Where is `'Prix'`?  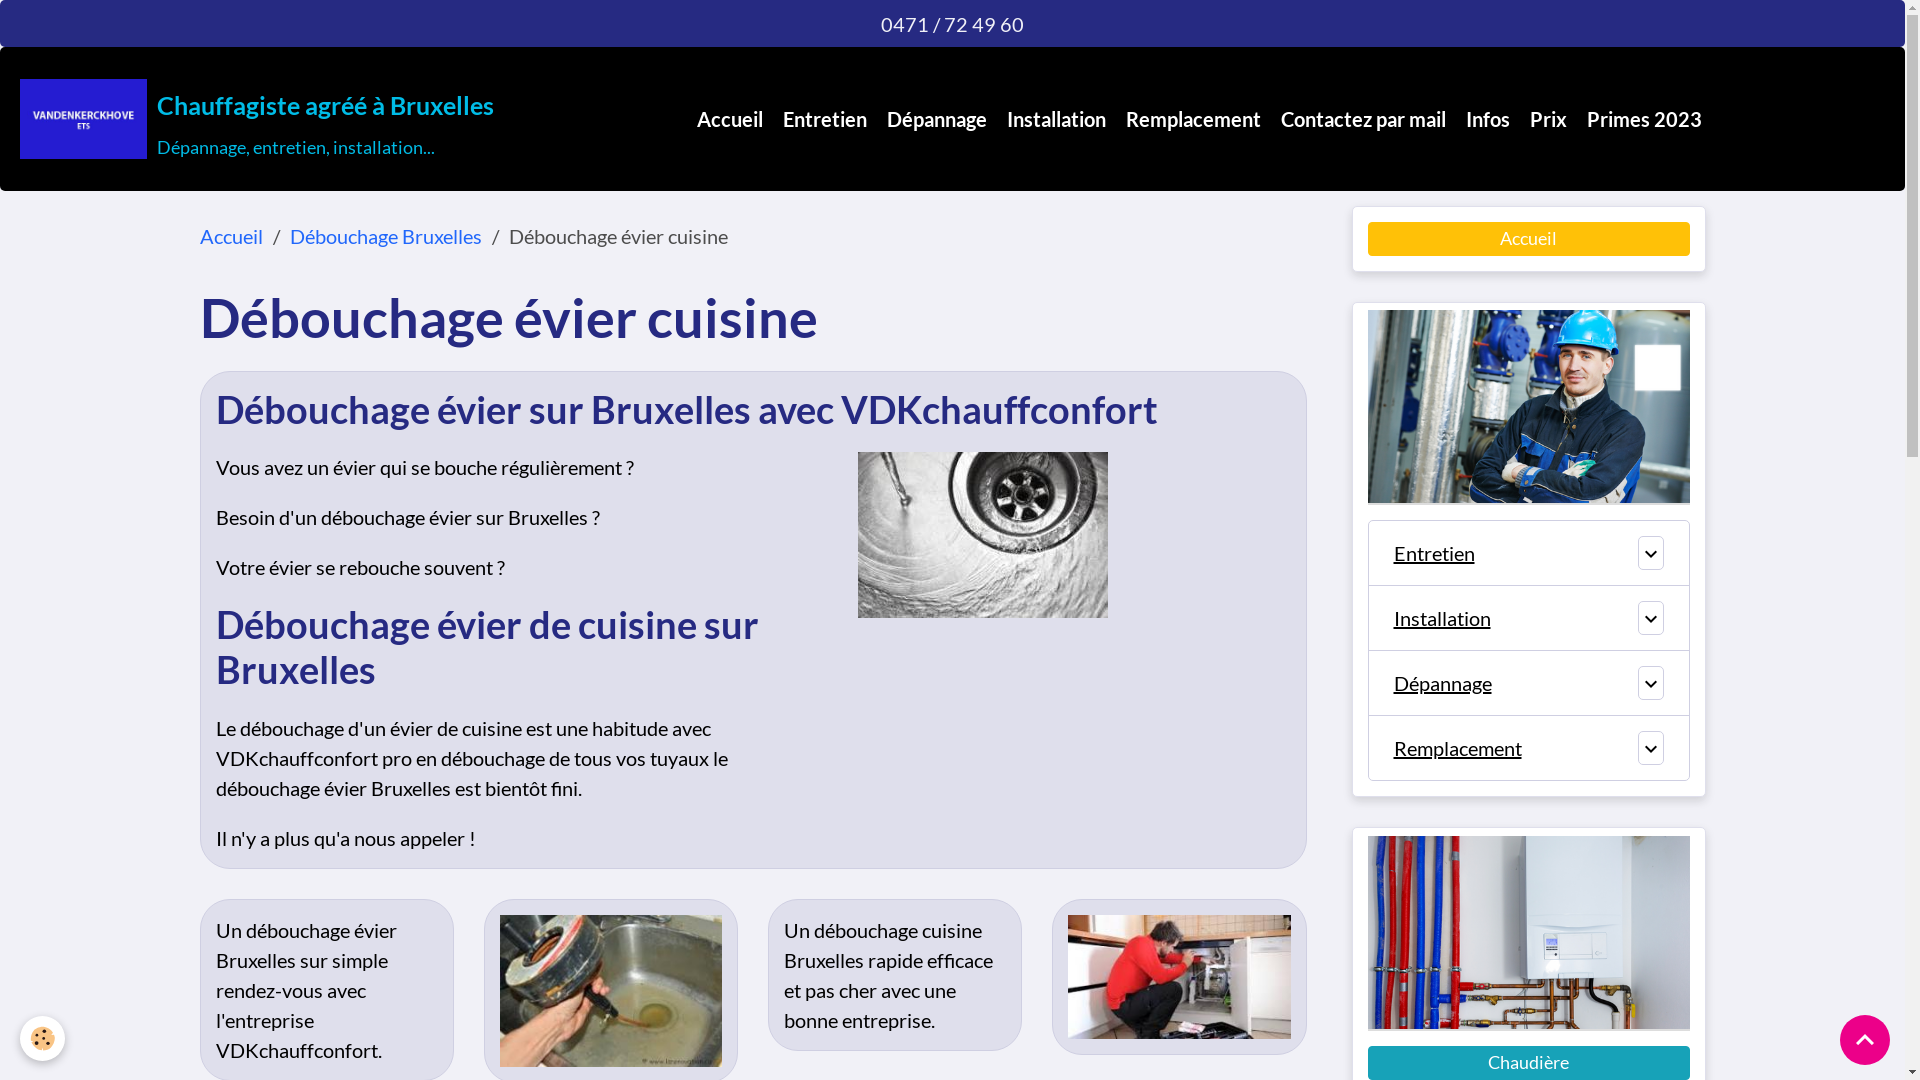
'Prix' is located at coordinates (1547, 119).